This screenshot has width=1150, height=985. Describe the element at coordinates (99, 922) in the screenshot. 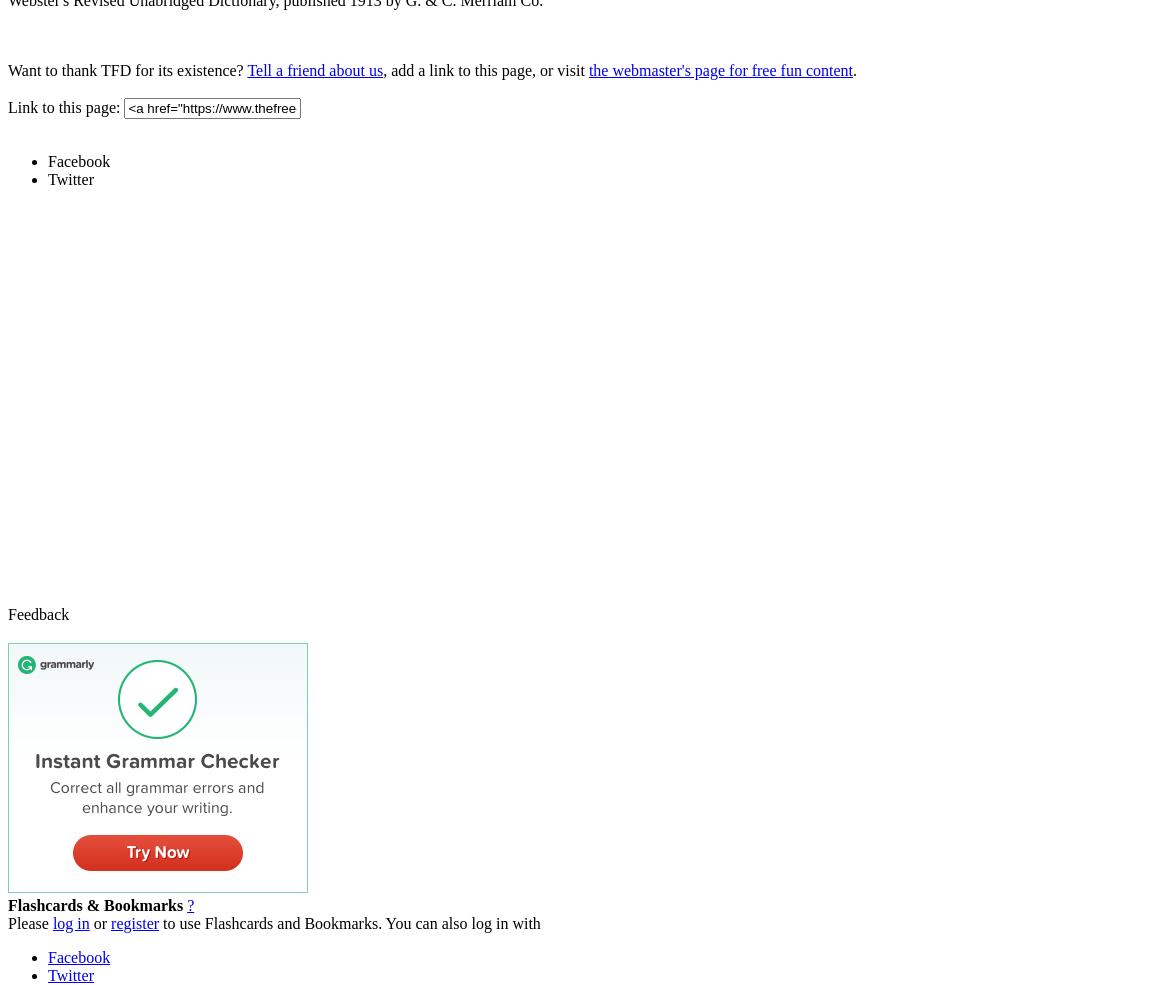

I see `'or'` at that location.